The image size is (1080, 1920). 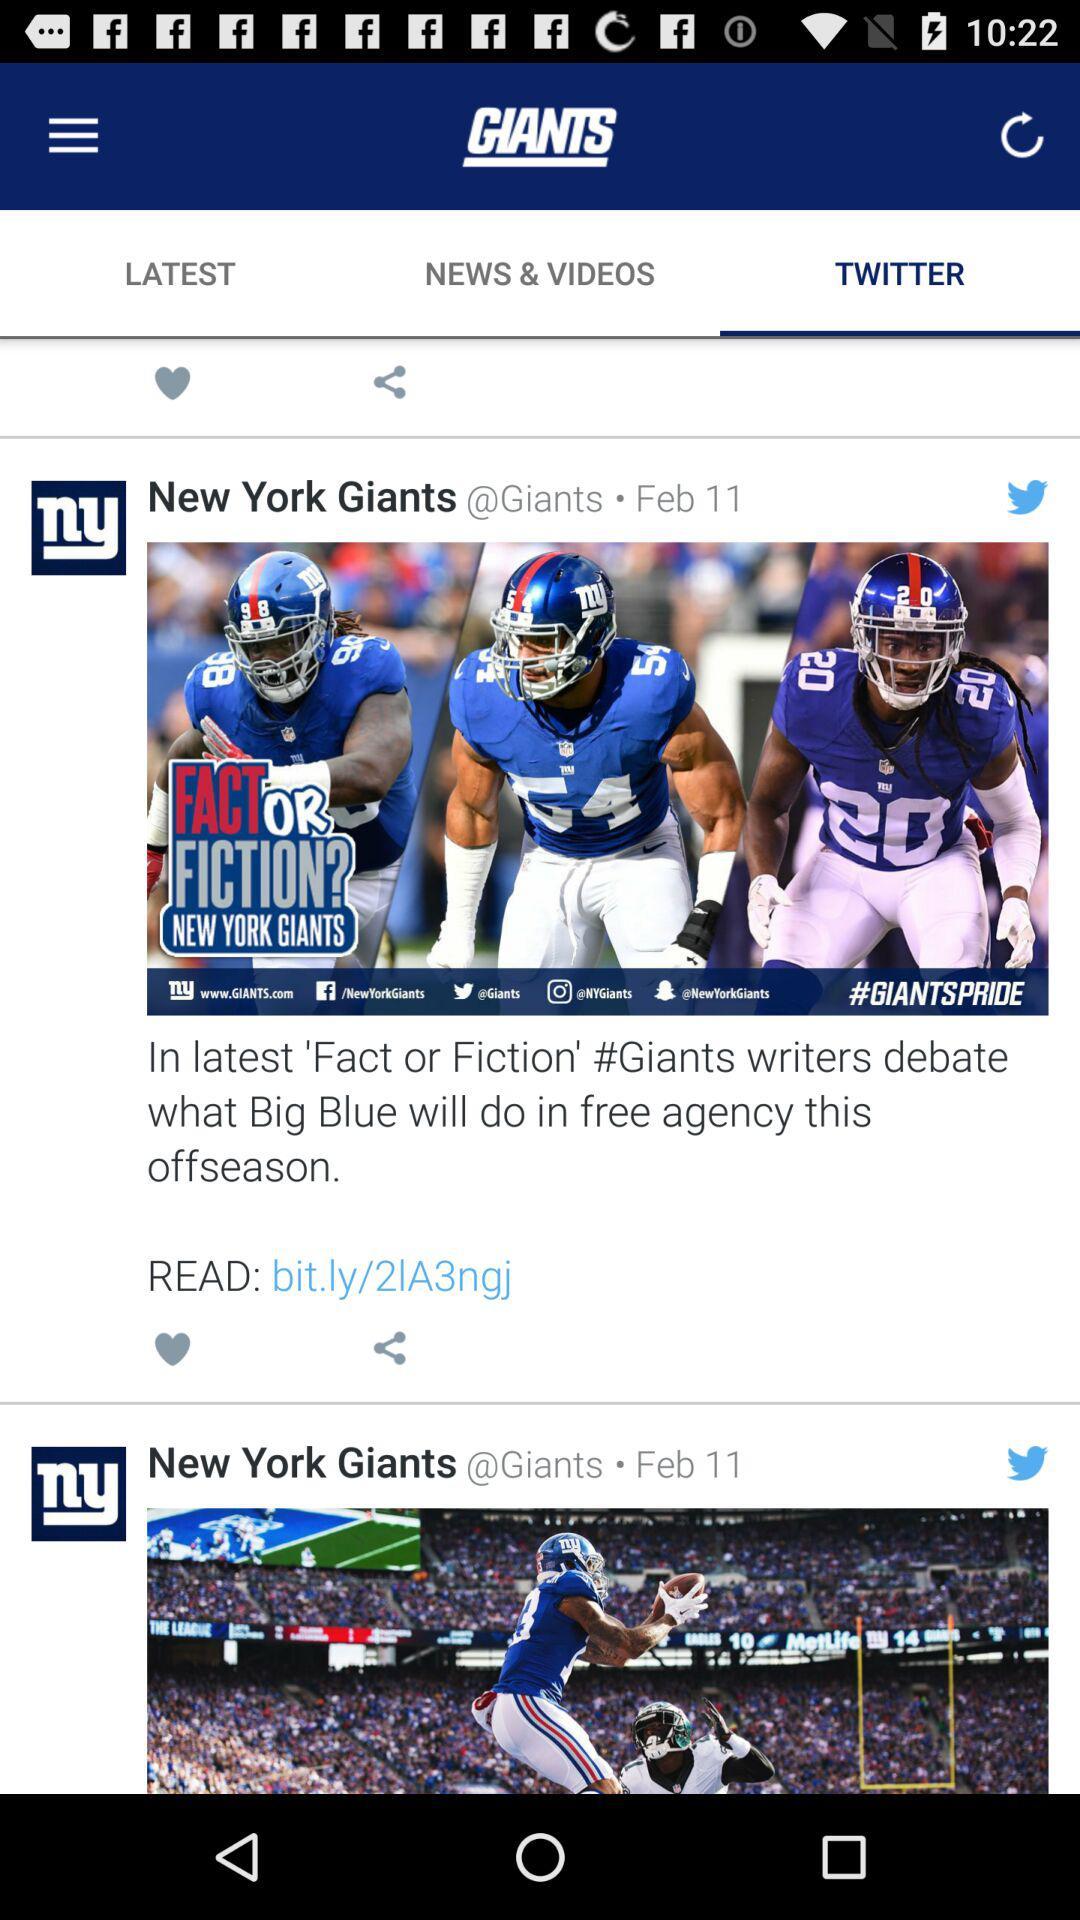 What do you see at coordinates (596, 1164) in the screenshot?
I see `the in latest fact item` at bounding box center [596, 1164].